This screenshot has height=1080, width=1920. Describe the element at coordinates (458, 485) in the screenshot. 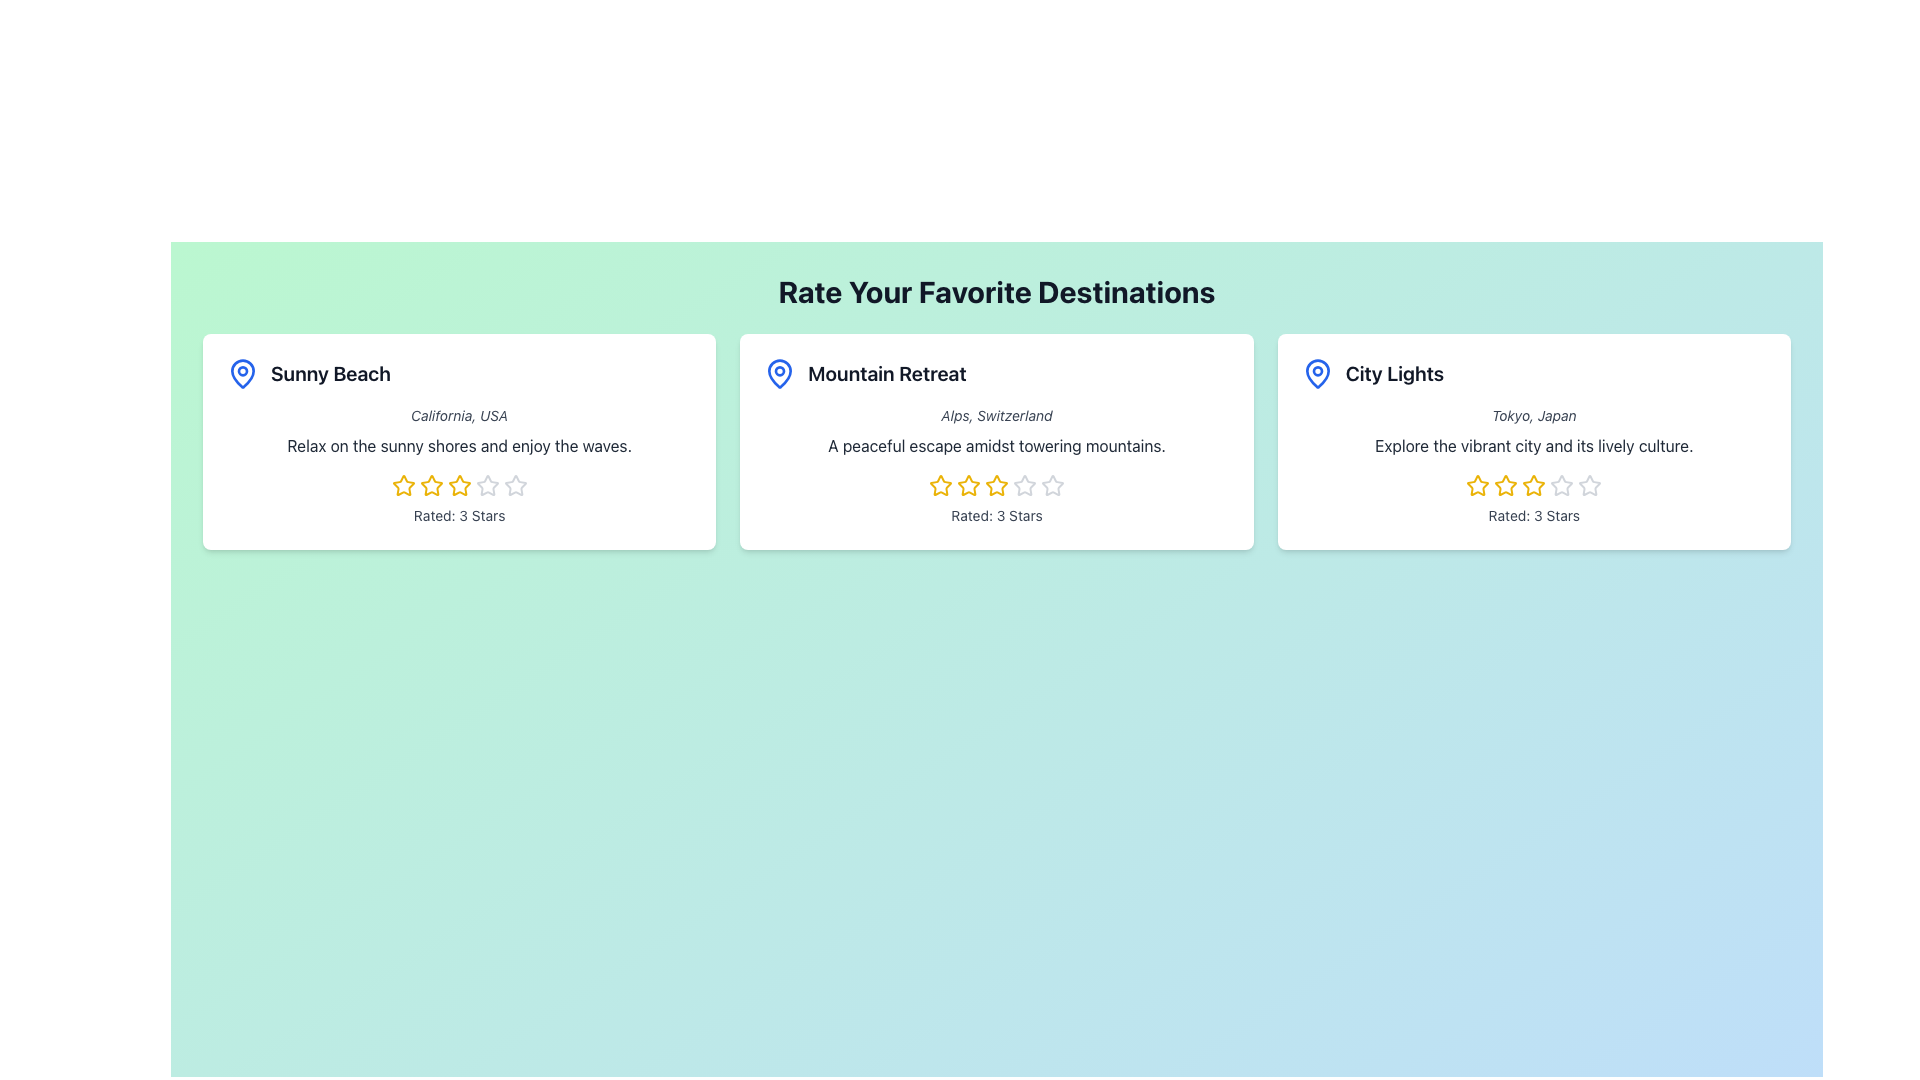

I see `the third star` at that location.